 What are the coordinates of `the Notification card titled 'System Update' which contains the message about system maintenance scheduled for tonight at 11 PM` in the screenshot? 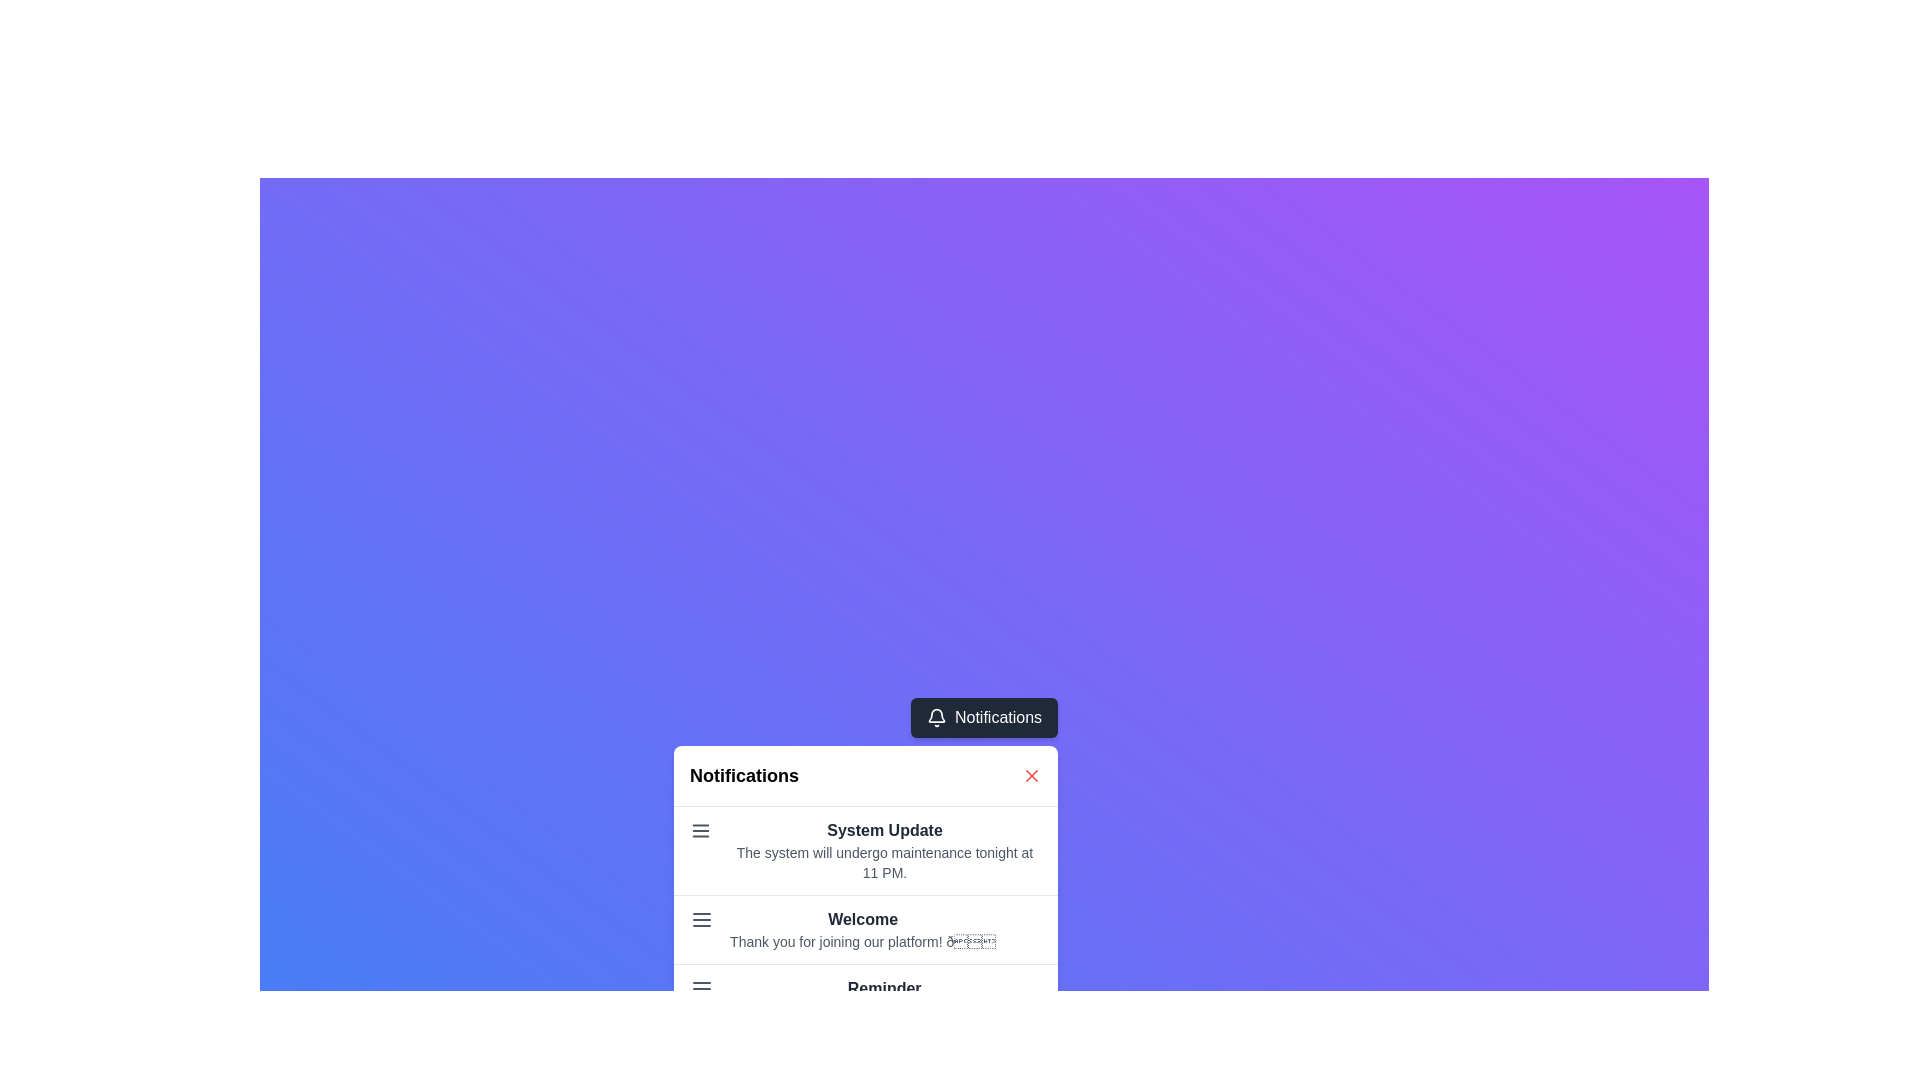 It's located at (866, 851).